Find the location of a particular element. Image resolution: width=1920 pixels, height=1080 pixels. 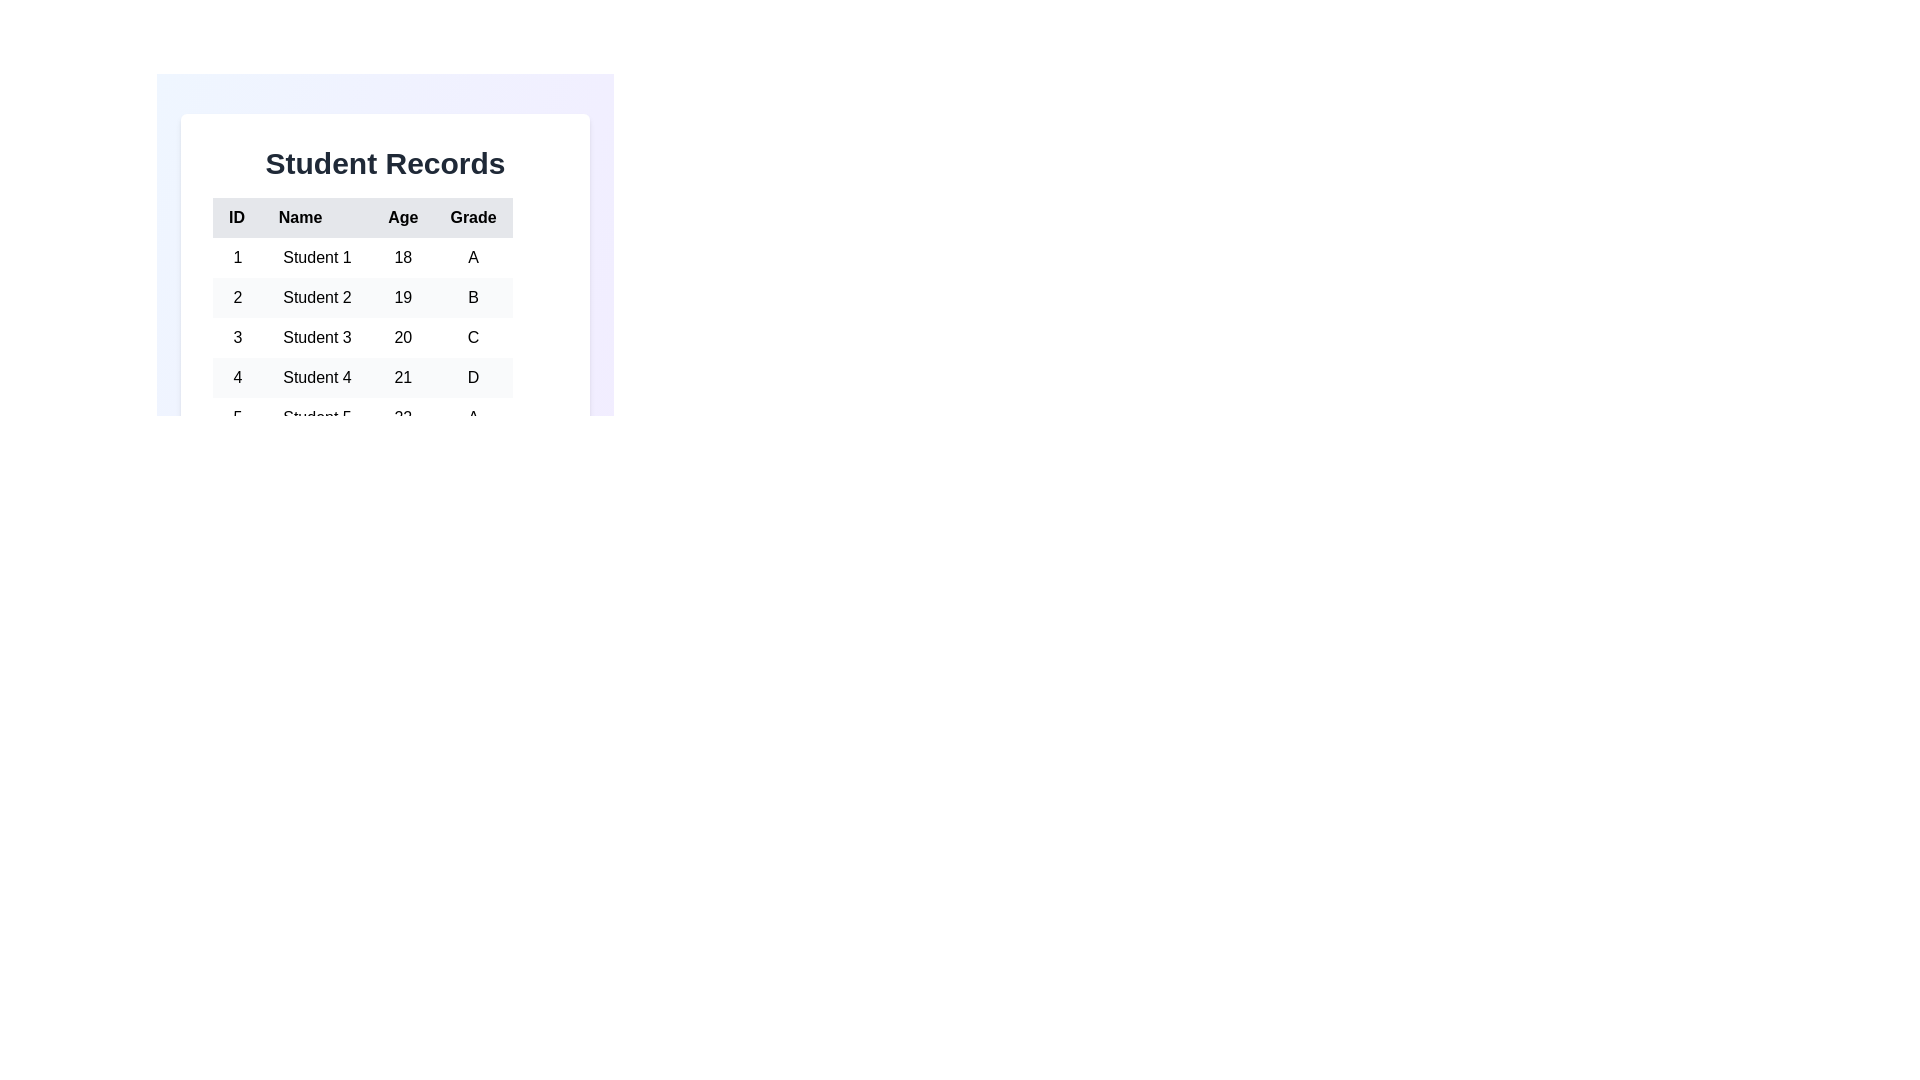

the row corresponding to 5 is located at coordinates (362, 416).